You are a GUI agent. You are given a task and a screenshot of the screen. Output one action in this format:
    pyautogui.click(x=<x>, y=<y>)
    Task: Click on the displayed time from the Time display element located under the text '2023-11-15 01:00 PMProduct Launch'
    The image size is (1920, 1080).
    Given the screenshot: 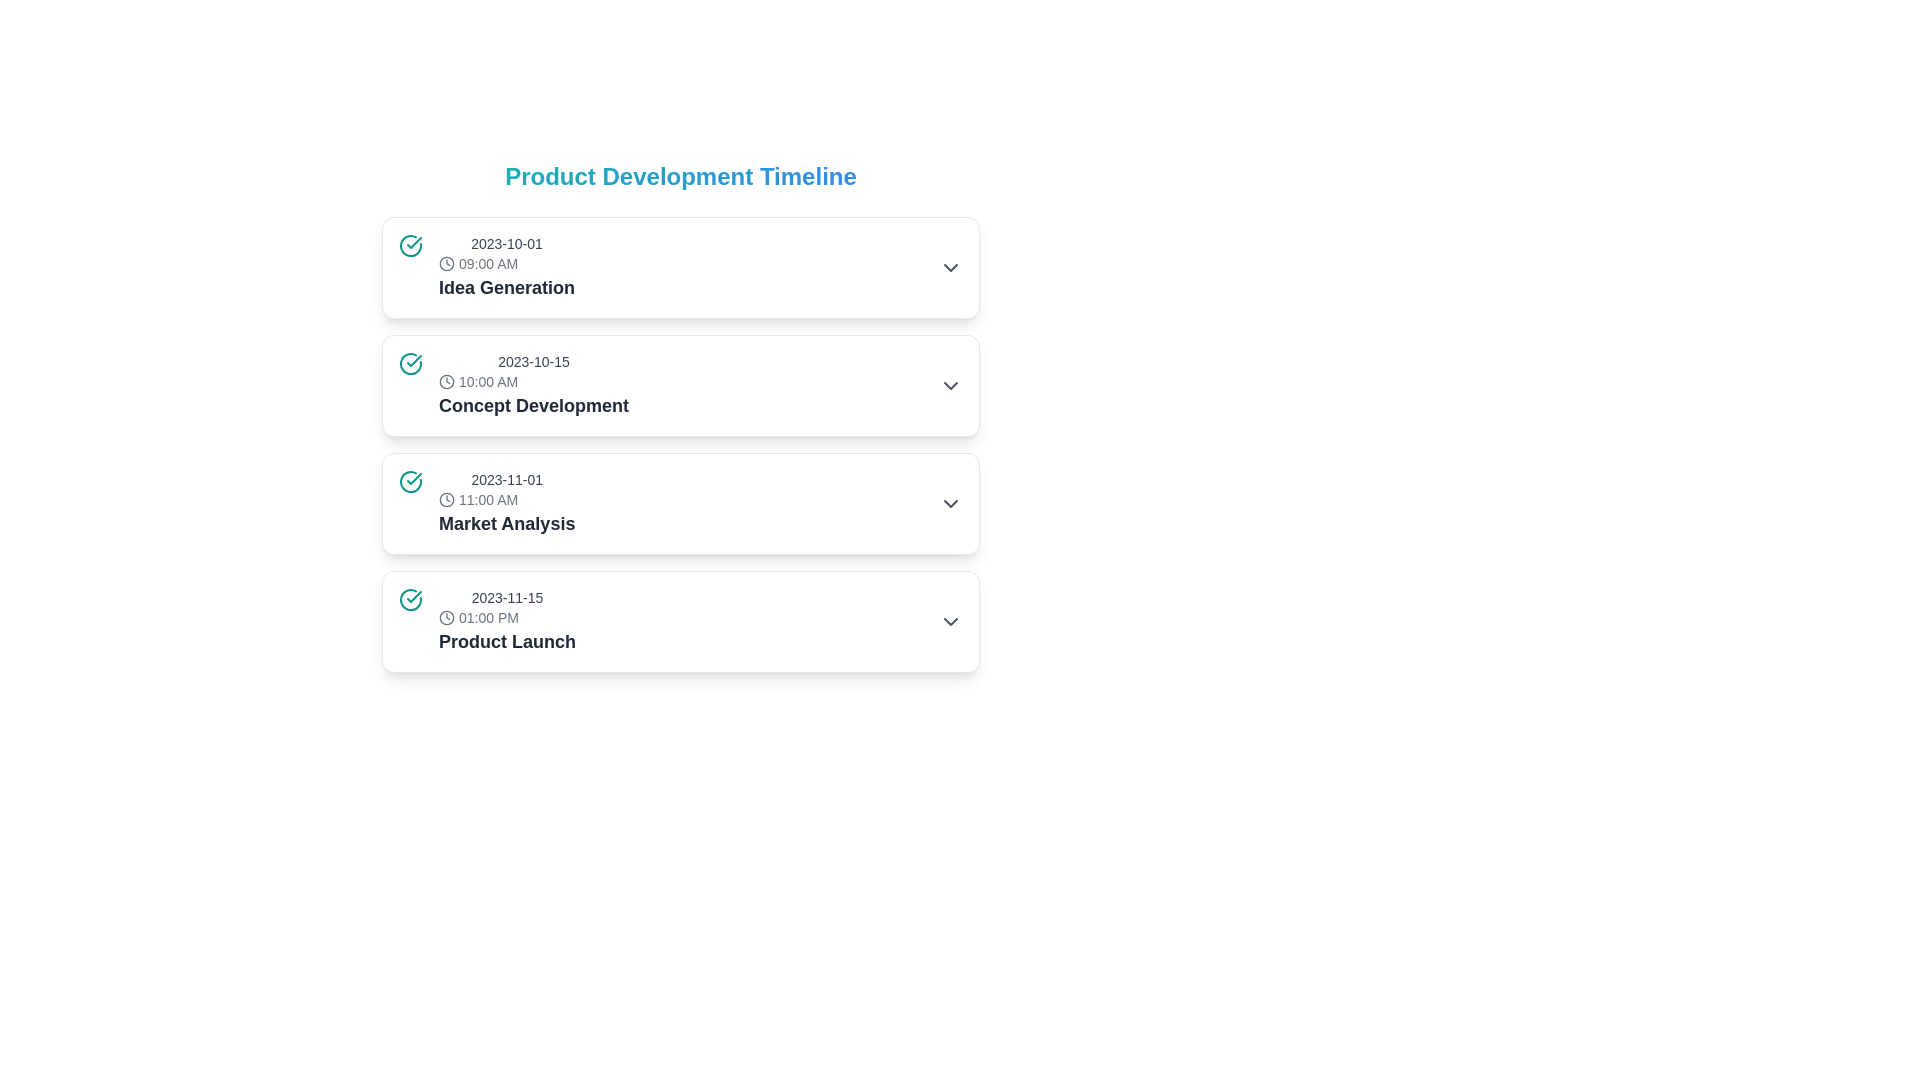 What is the action you would take?
    pyautogui.click(x=507, y=616)
    